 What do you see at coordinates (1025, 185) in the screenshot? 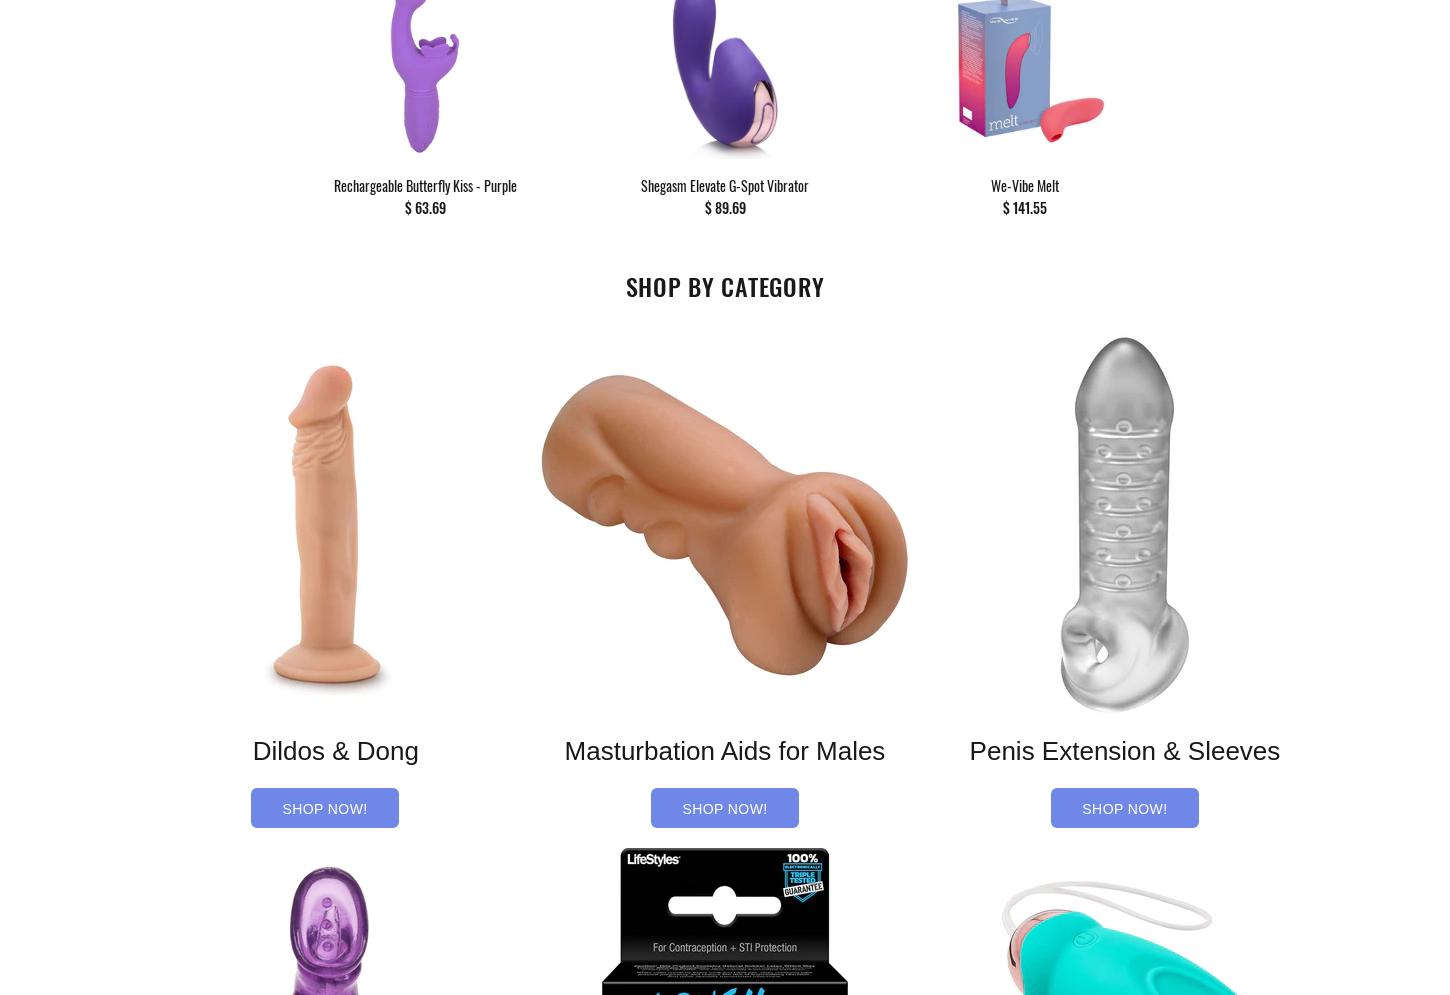
I see `'We-Vibe Melt'` at bounding box center [1025, 185].